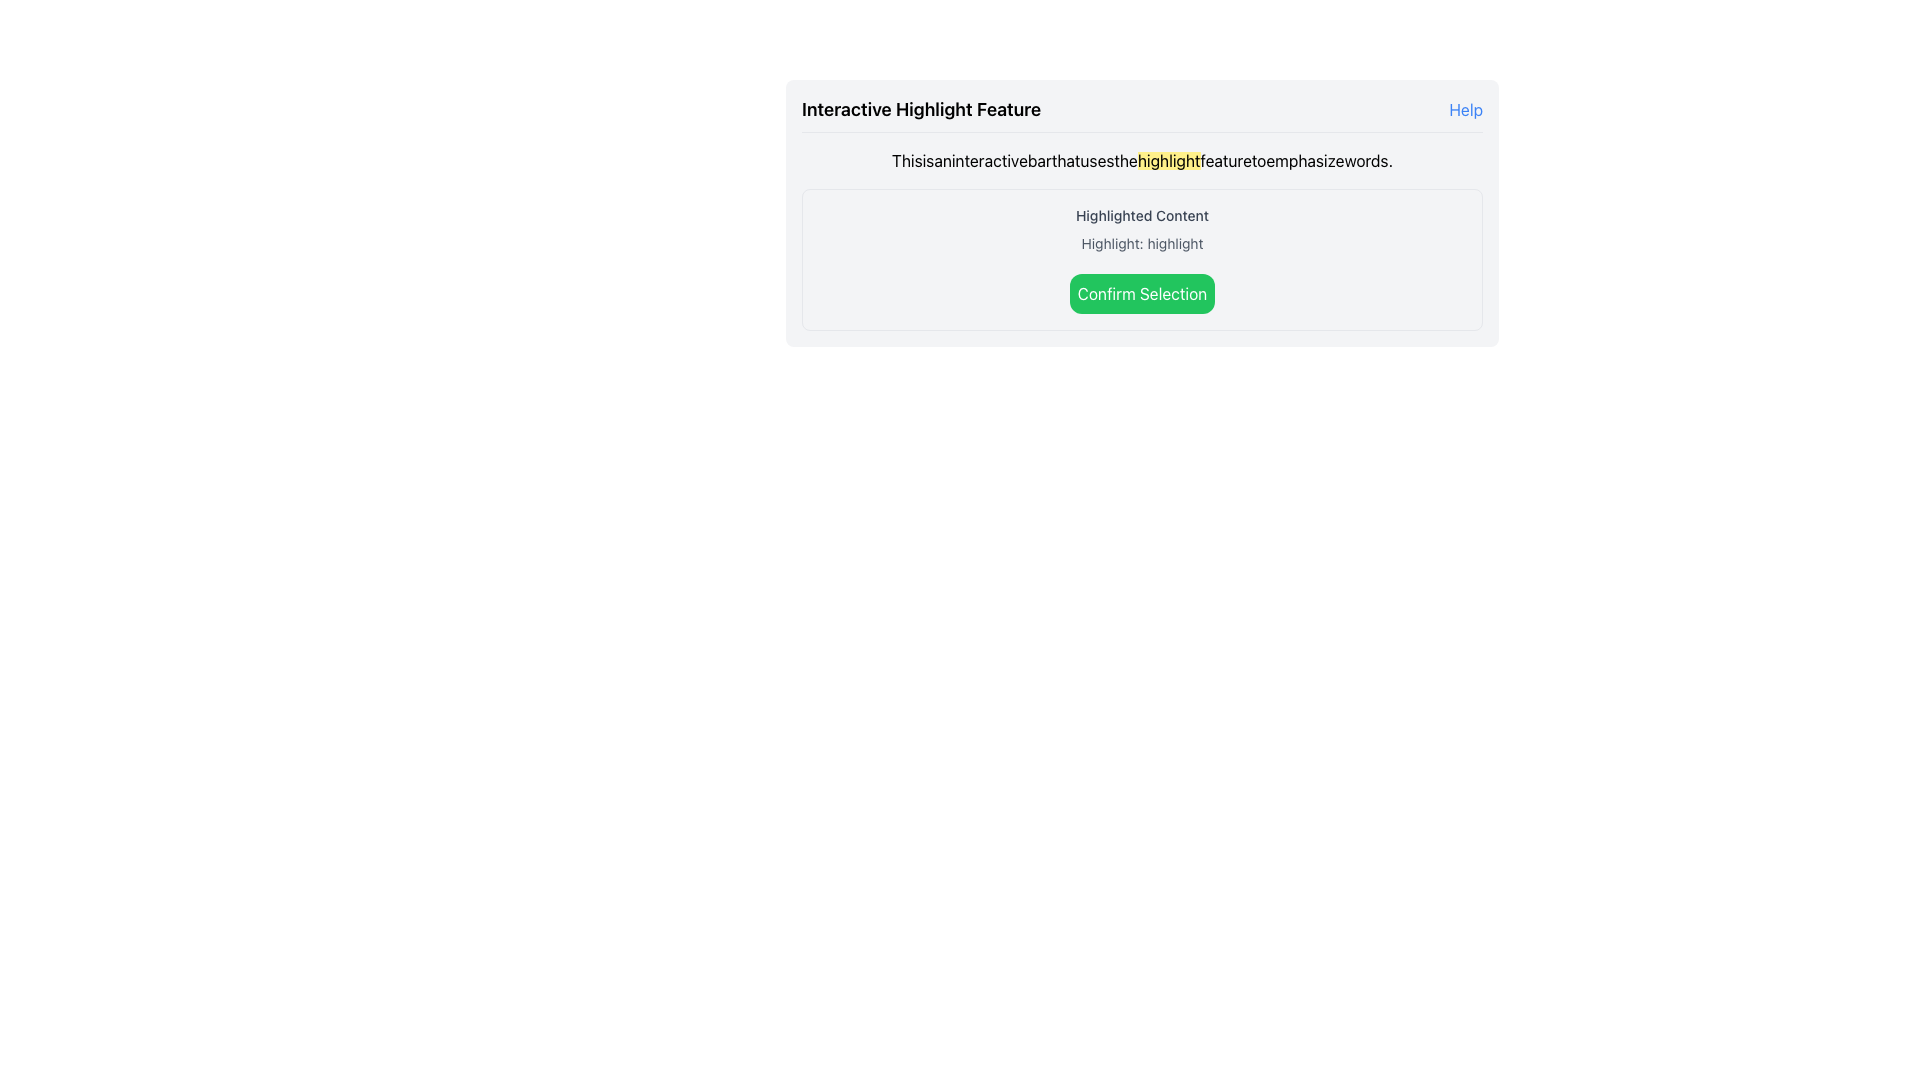 This screenshot has width=1920, height=1080. What do you see at coordinates (1065, 160) in the screenshot?
I see `the sixth word in the sentence 'This is an interactive bar that uses the highlight feature to emphasize words.'` at bounding box center [1065, 160].